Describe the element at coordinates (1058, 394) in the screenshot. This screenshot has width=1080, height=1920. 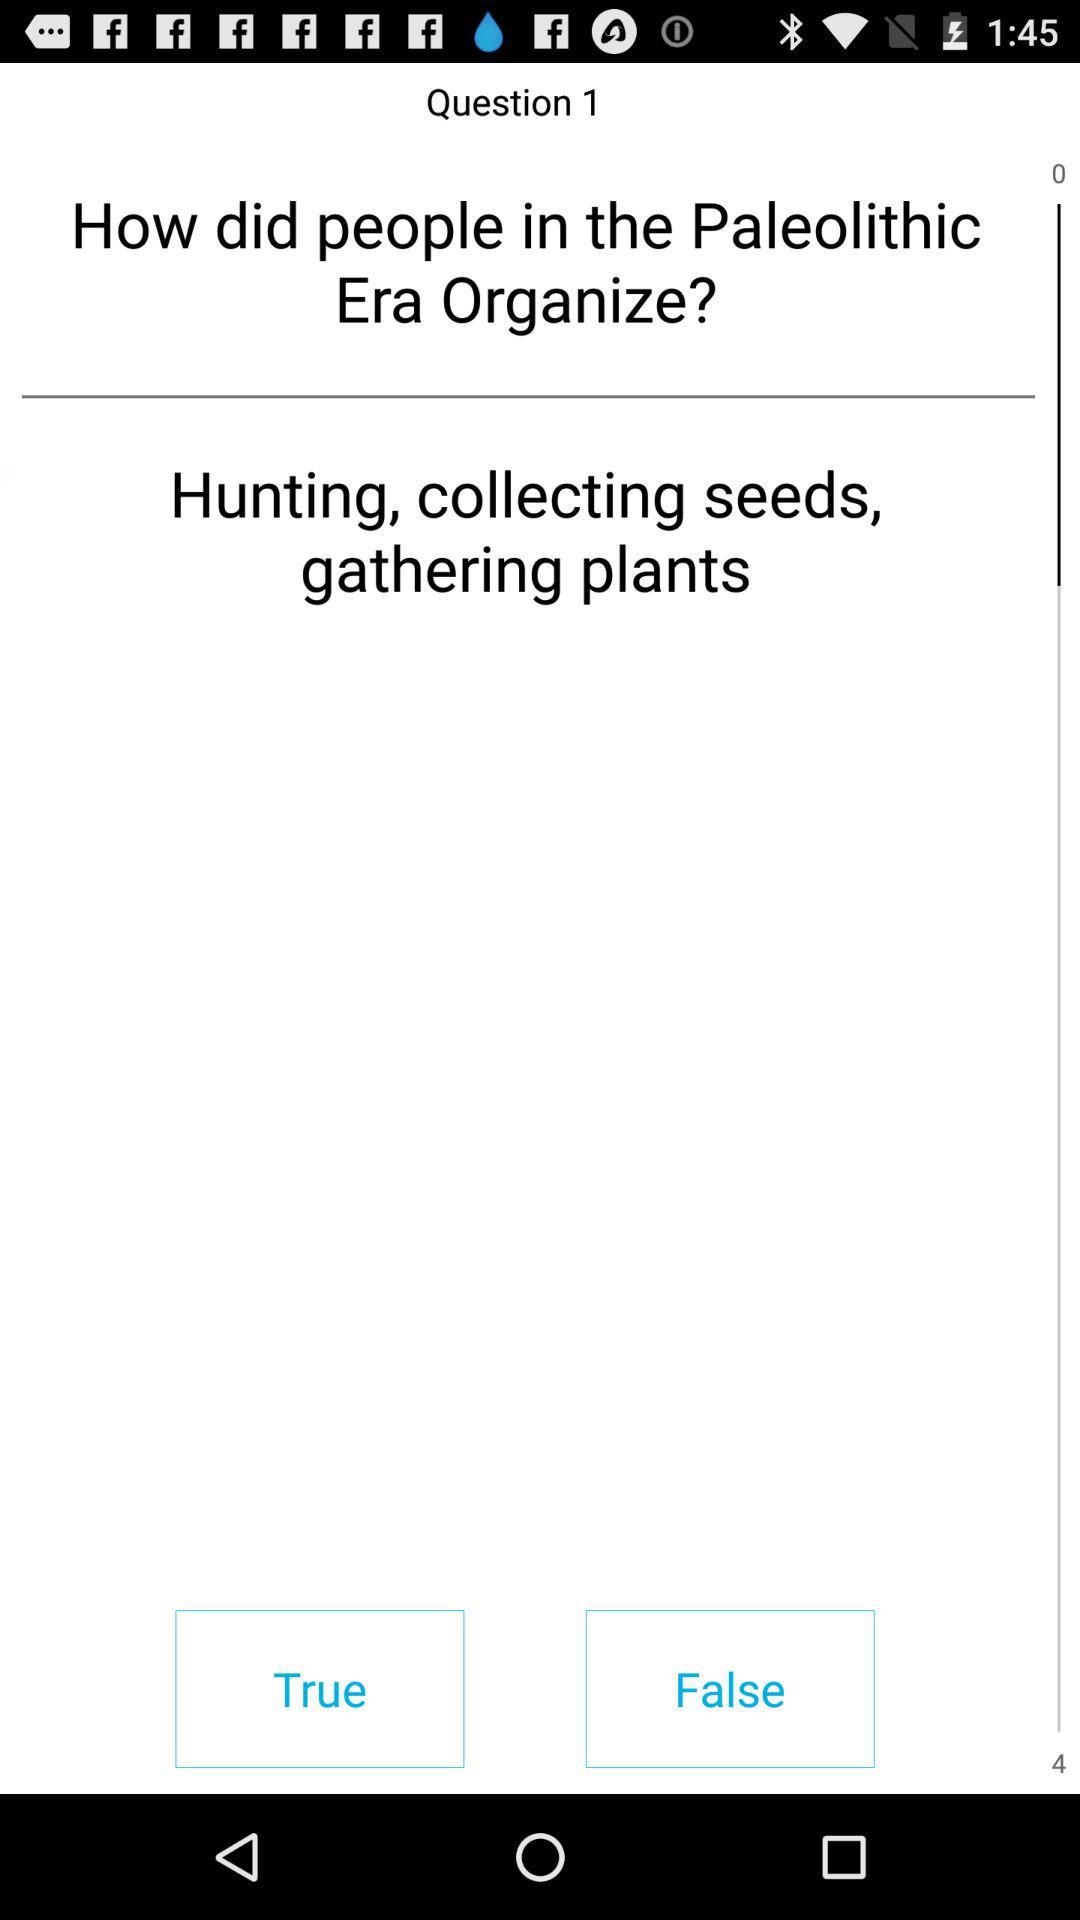
I see `the icon to the right of the how did people` at that location.